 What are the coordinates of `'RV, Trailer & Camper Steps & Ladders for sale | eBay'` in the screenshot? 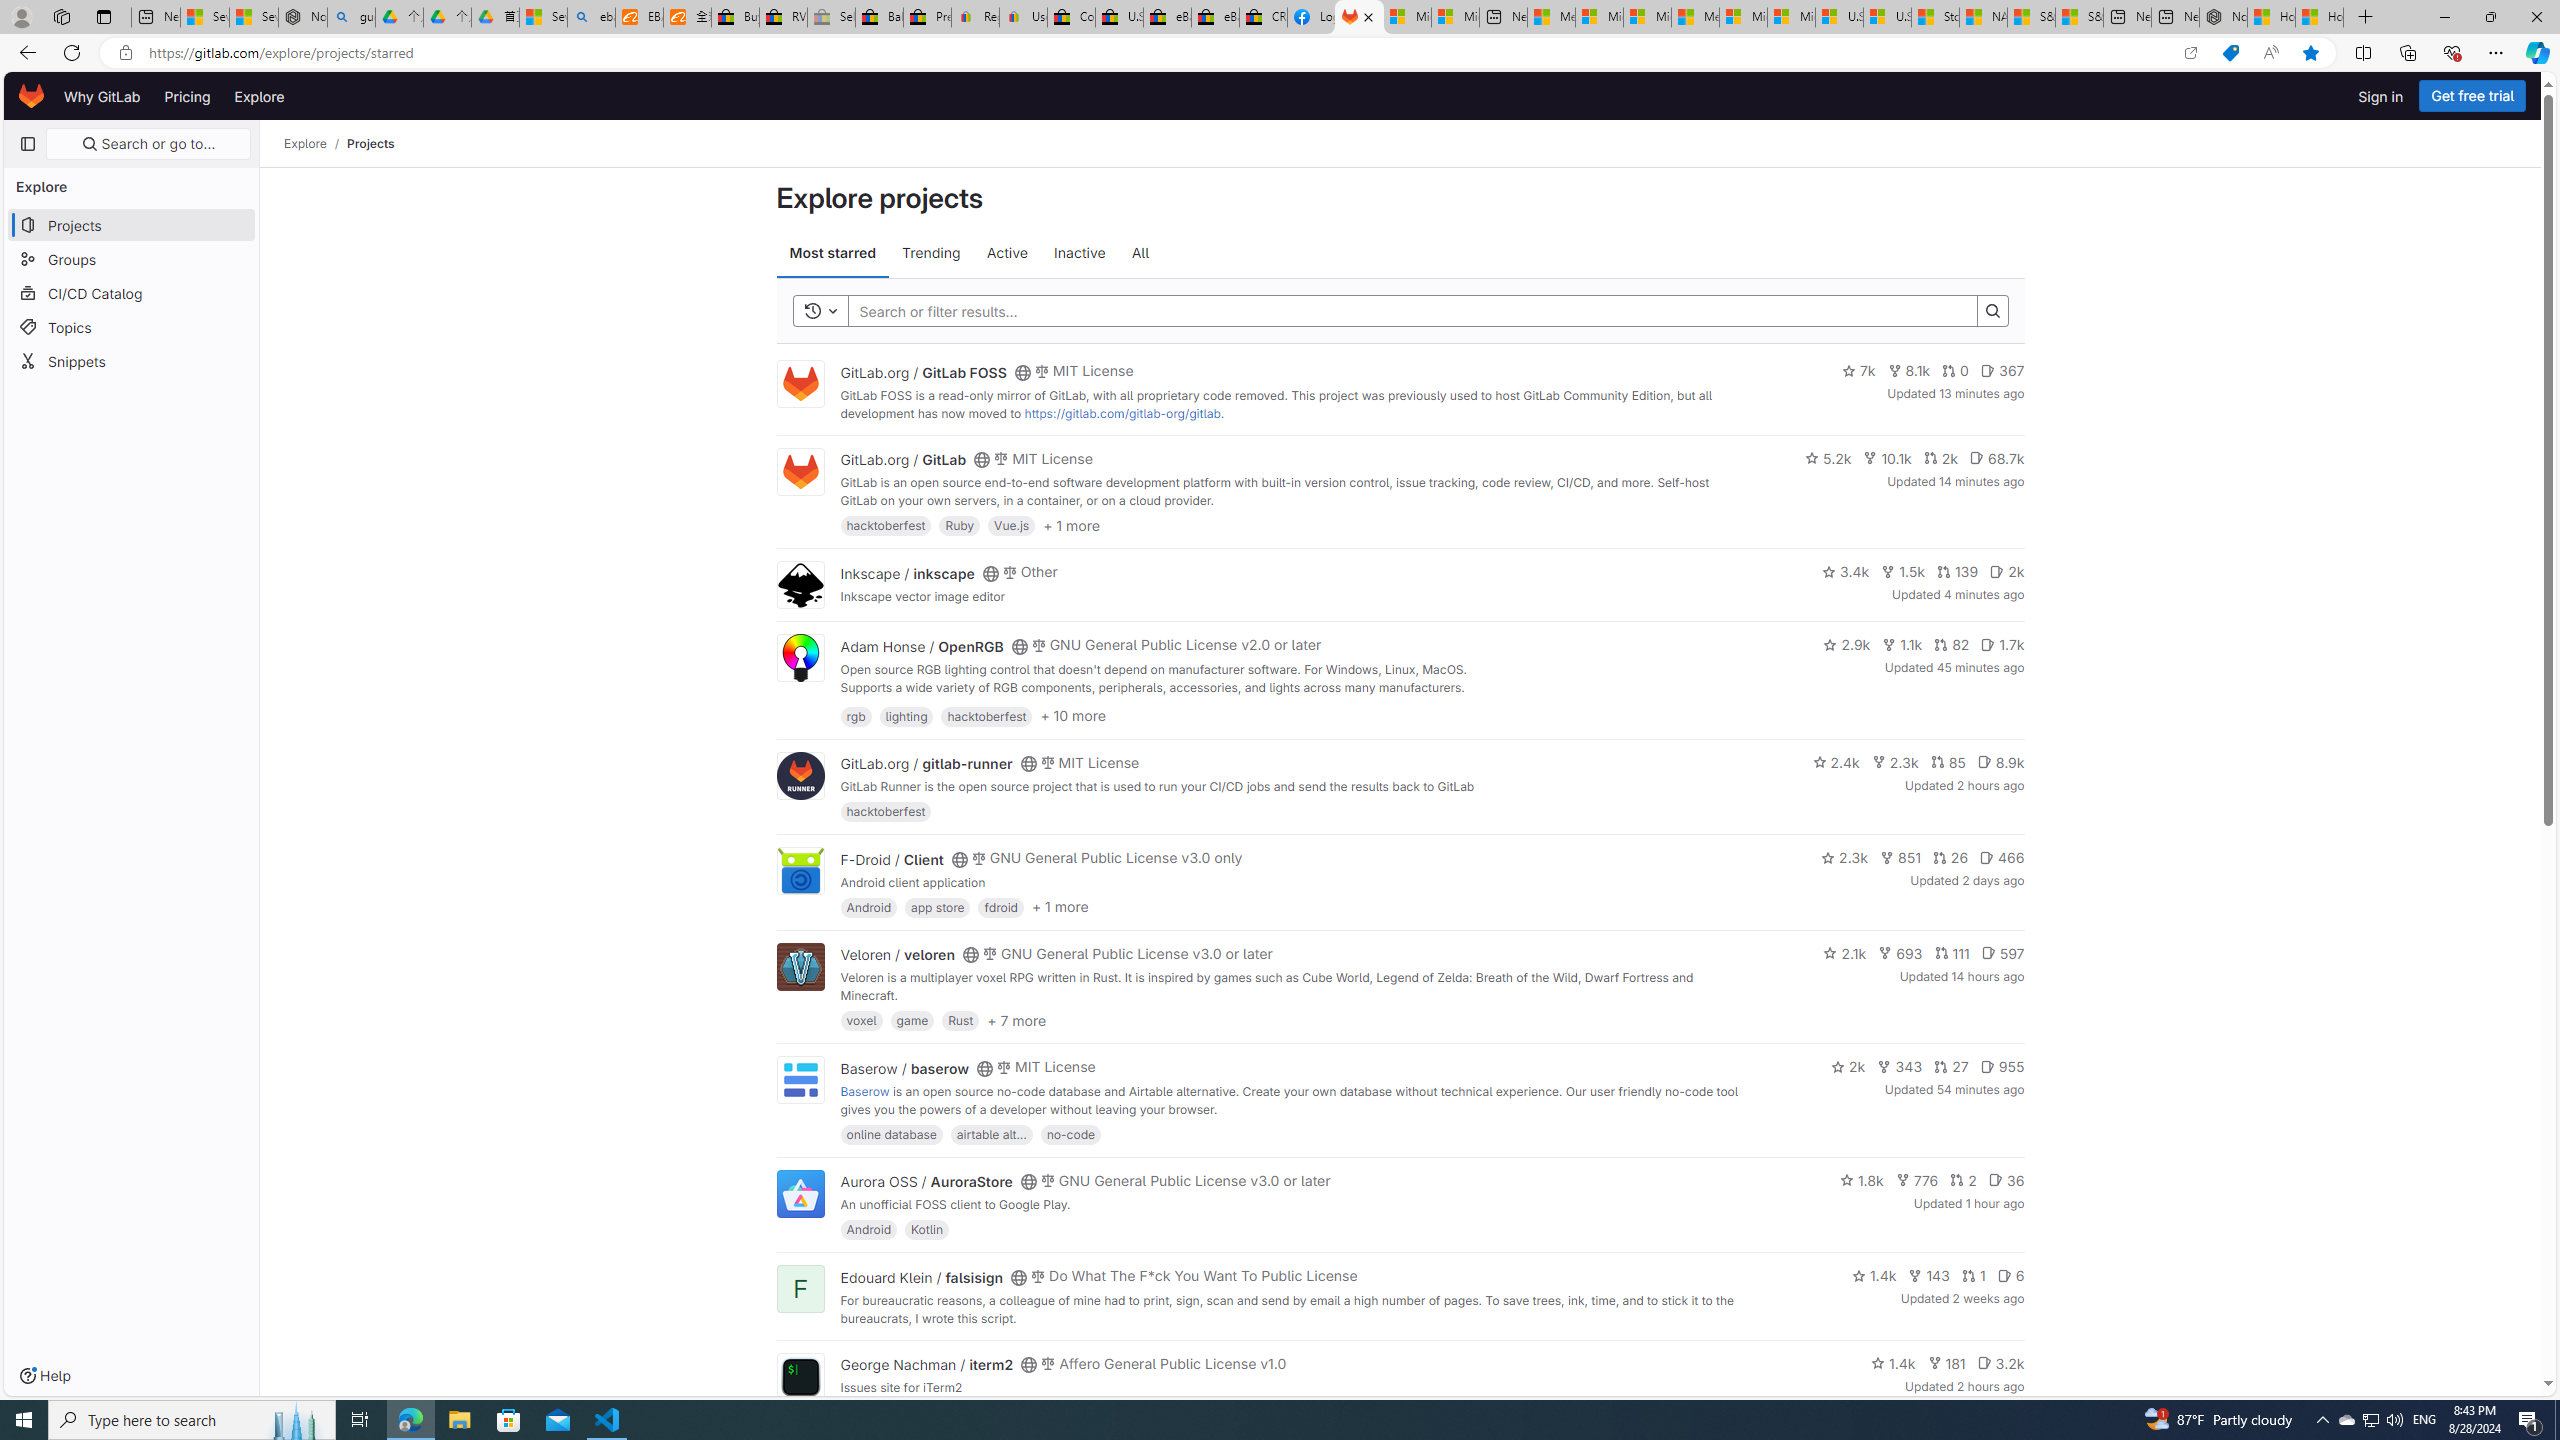 It's located at (782, 16).